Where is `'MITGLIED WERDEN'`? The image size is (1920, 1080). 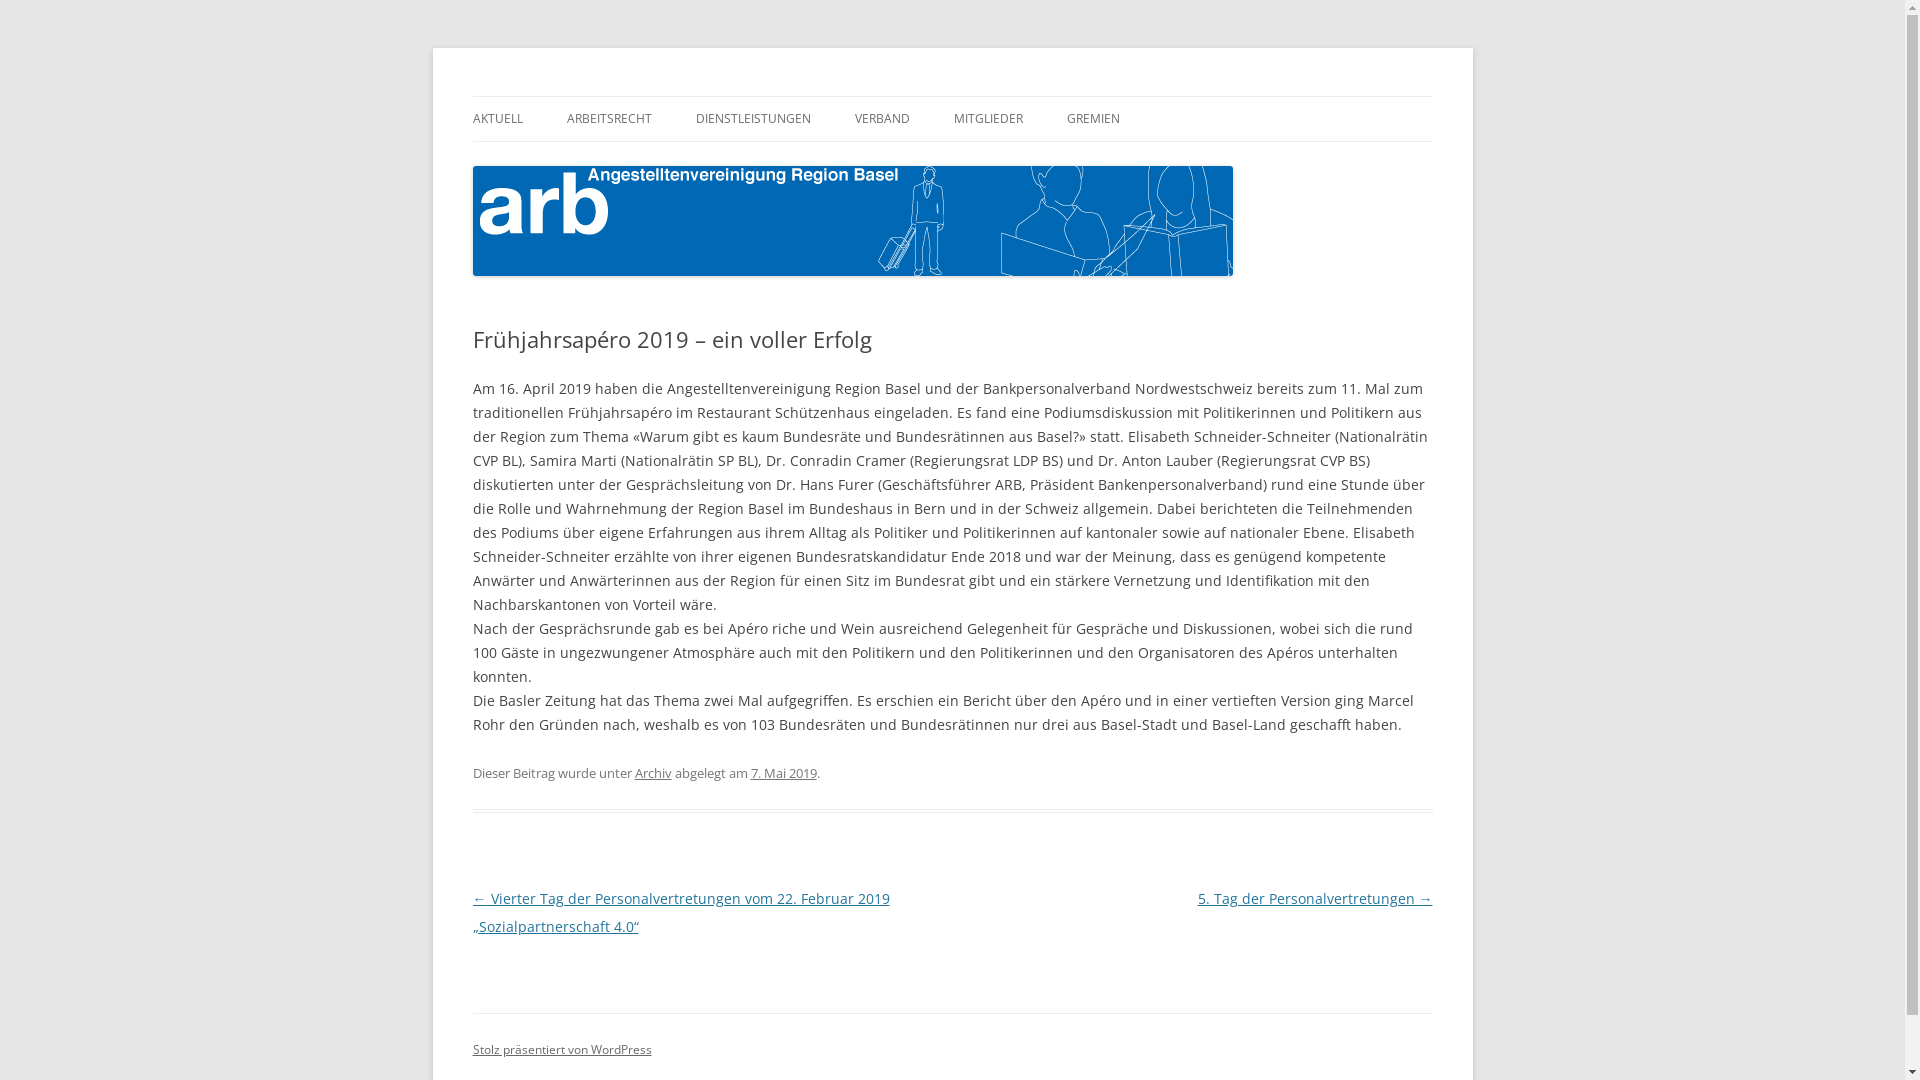 'MITGLIED WERDEN' is located at coordinates (1053, 160).